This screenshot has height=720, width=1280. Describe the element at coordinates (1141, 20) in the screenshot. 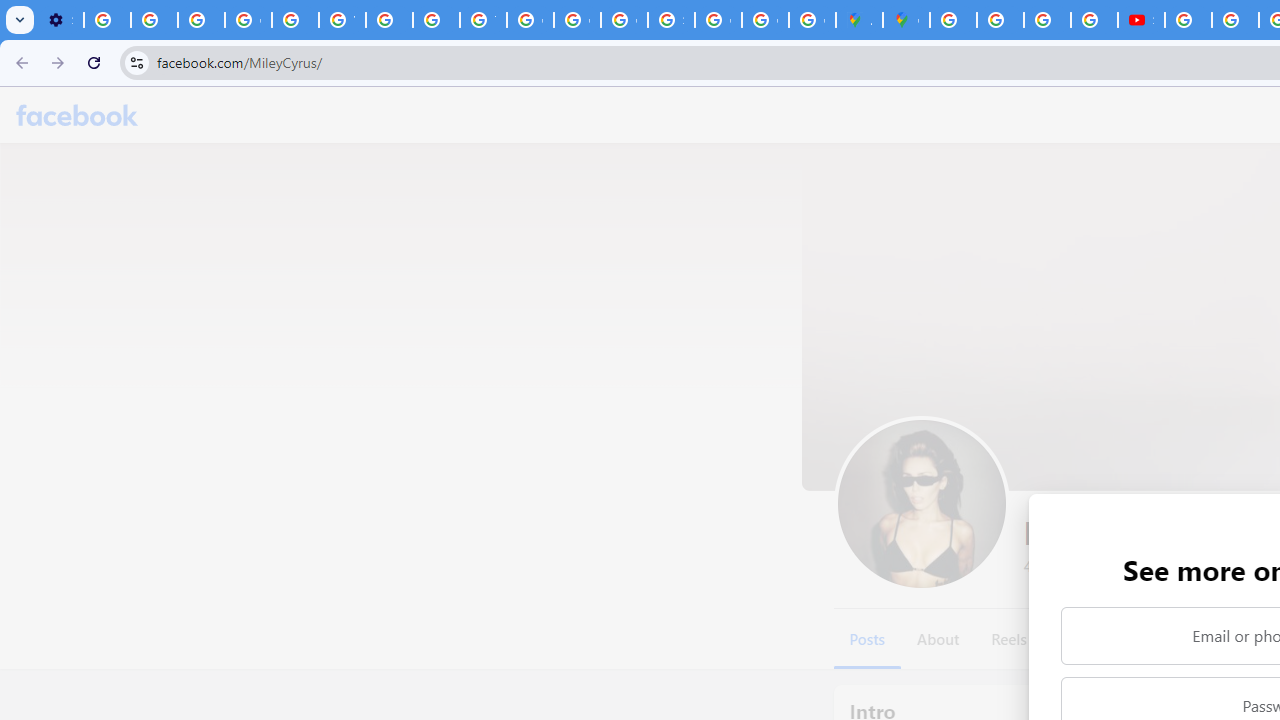

I see `'Subscriptions - YouTube'` at that location.